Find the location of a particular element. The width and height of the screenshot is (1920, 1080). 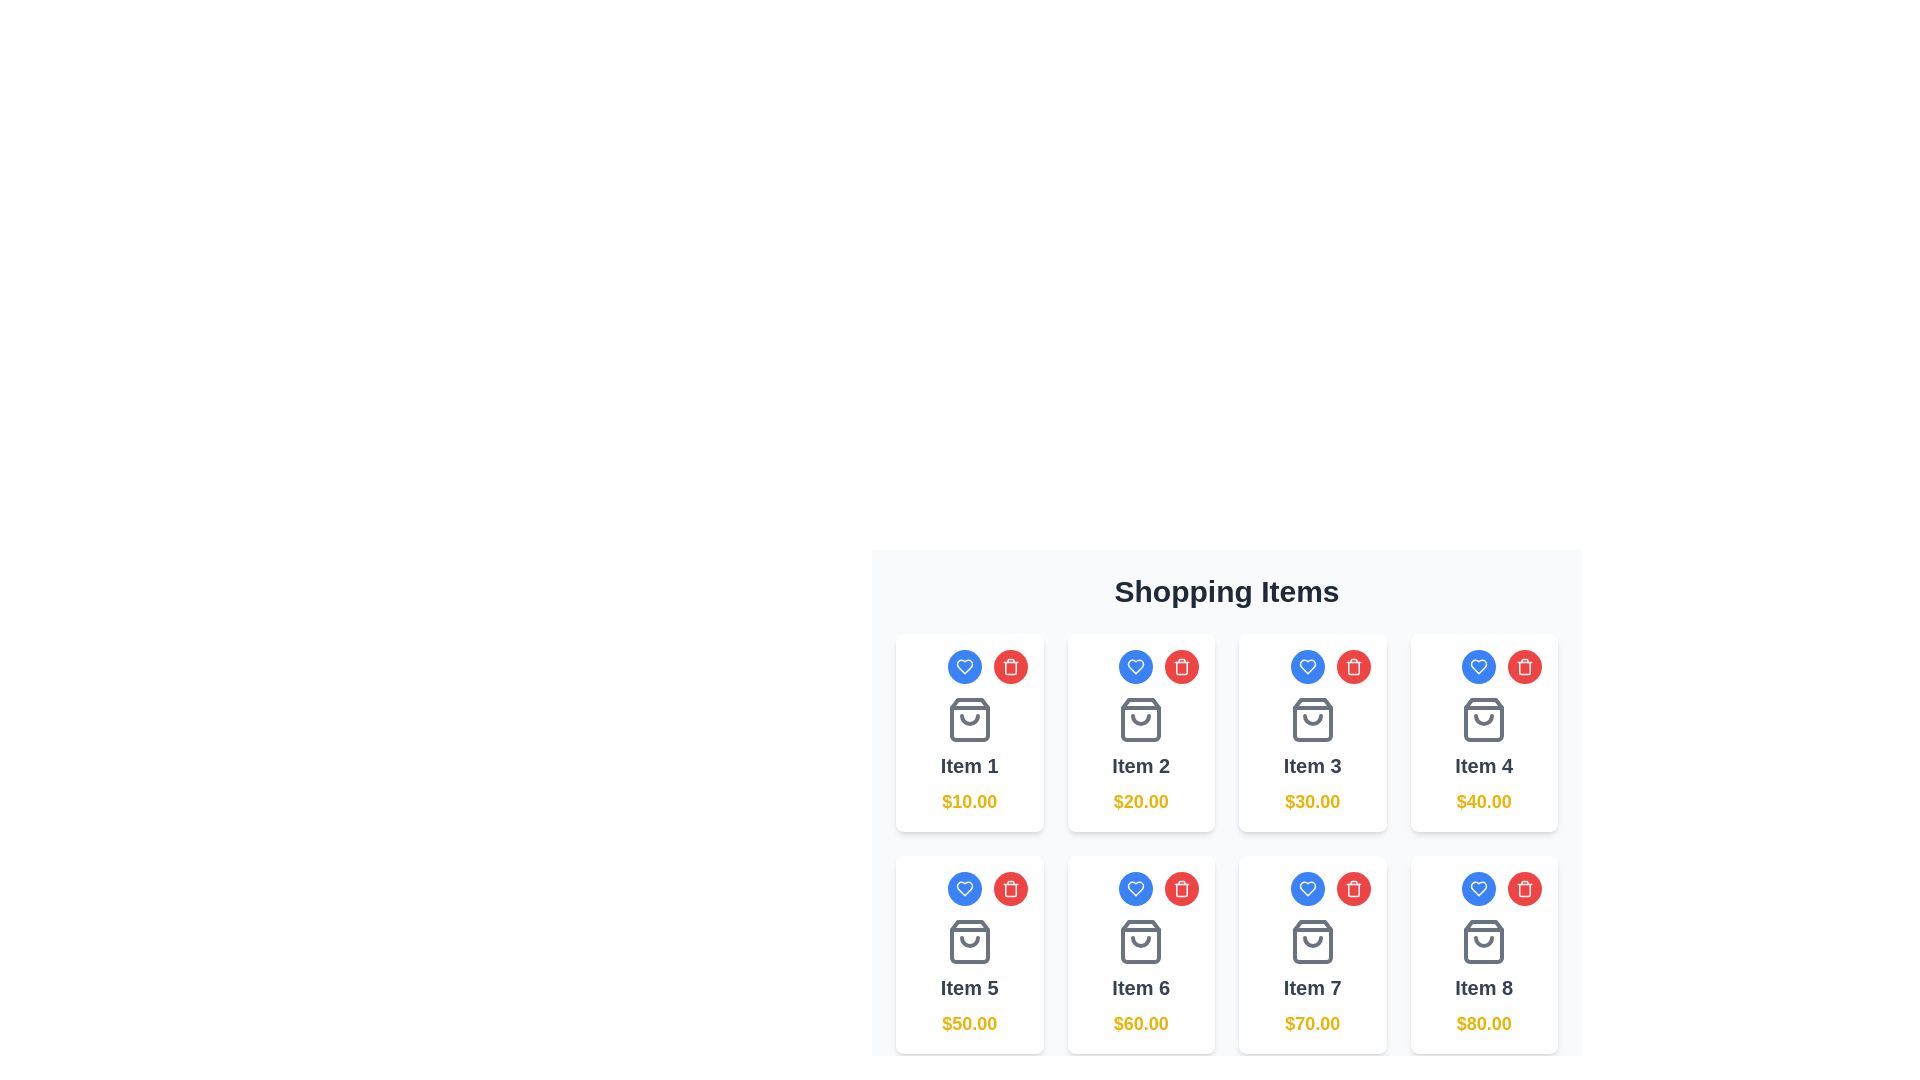

the delete button located in the top-right corner of the card for 'Item 4' is located at coordinates (1524, 667).